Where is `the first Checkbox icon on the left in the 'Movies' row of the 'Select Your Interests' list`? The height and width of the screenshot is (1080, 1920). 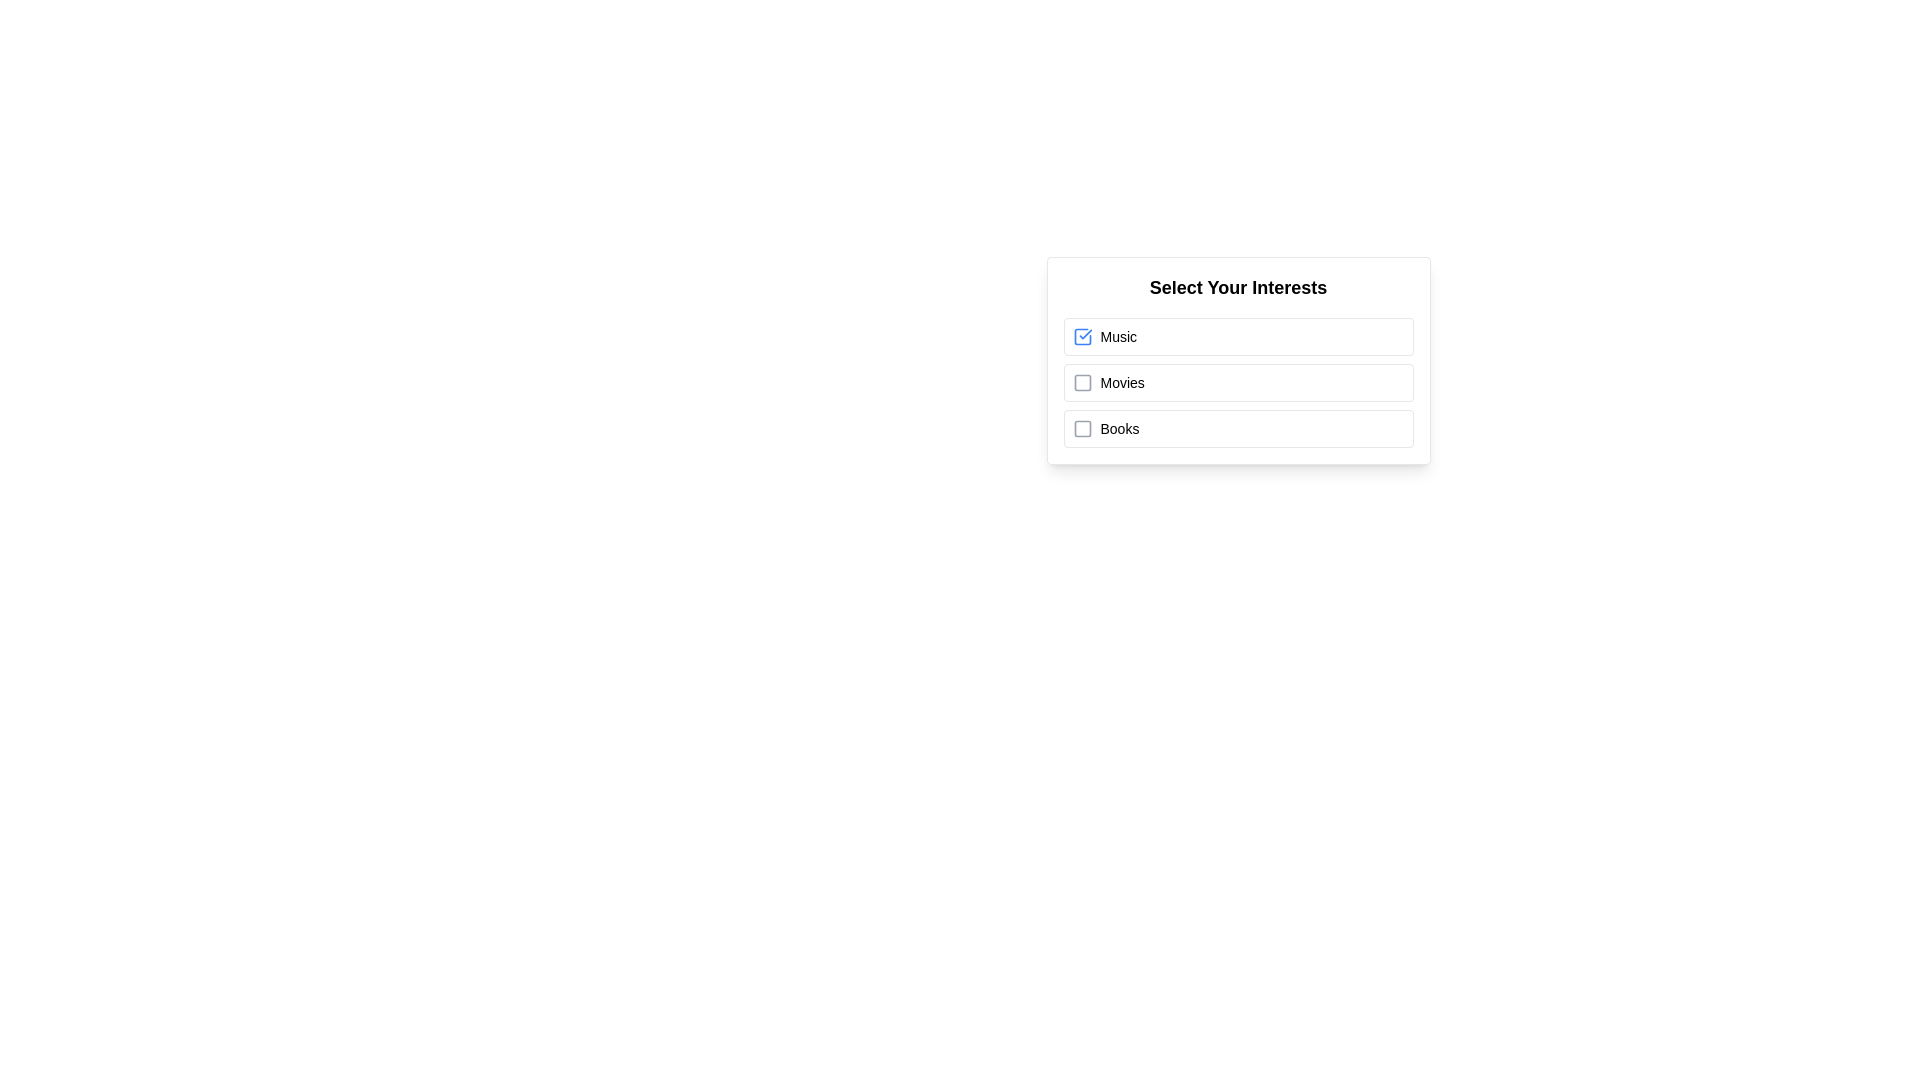
the first Checkbox icon on the left in the 'Movies' row of the 'Select Your Interests' list is located at coordinates (1081, 382).